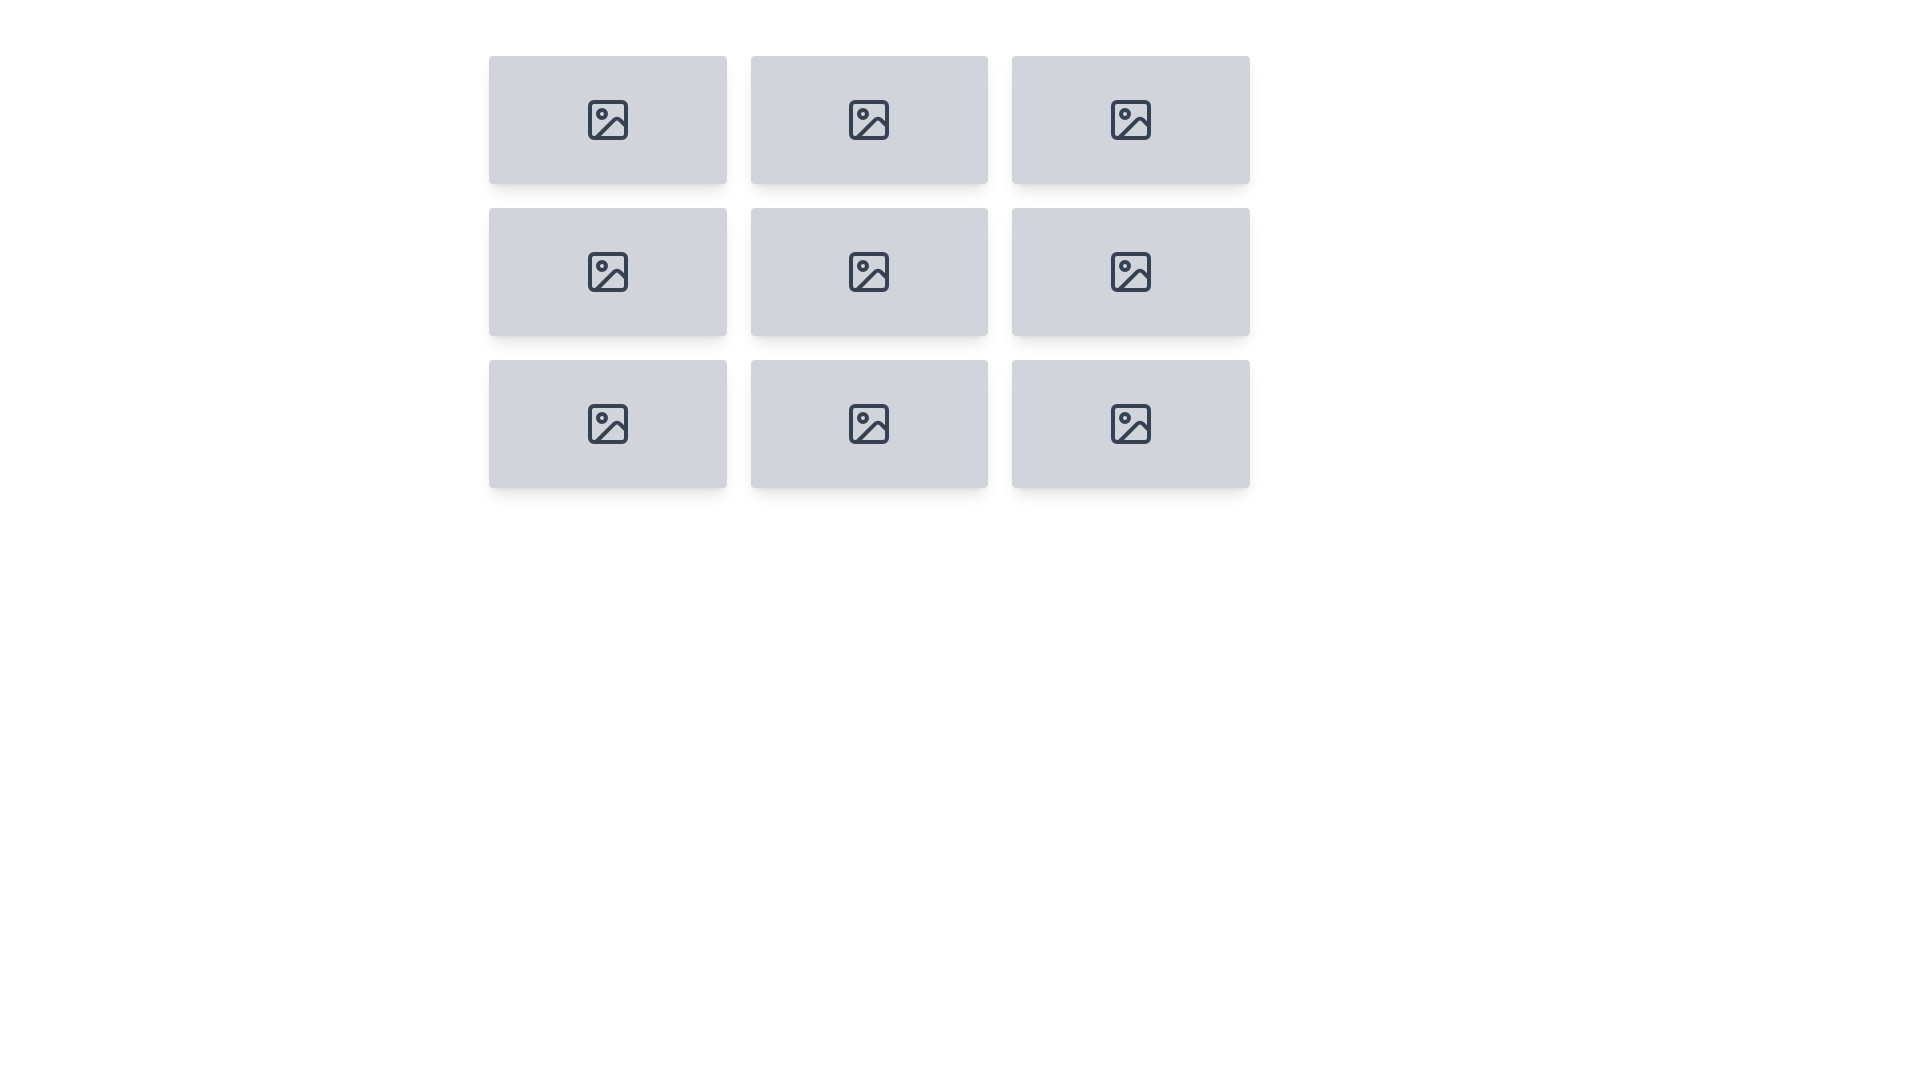  What do you see at coordinates (606, 423) in the screenshot?
I see `the icon representing an image placeholder located in the third row, second column of the grid layout` at bounding box center [606, 423].